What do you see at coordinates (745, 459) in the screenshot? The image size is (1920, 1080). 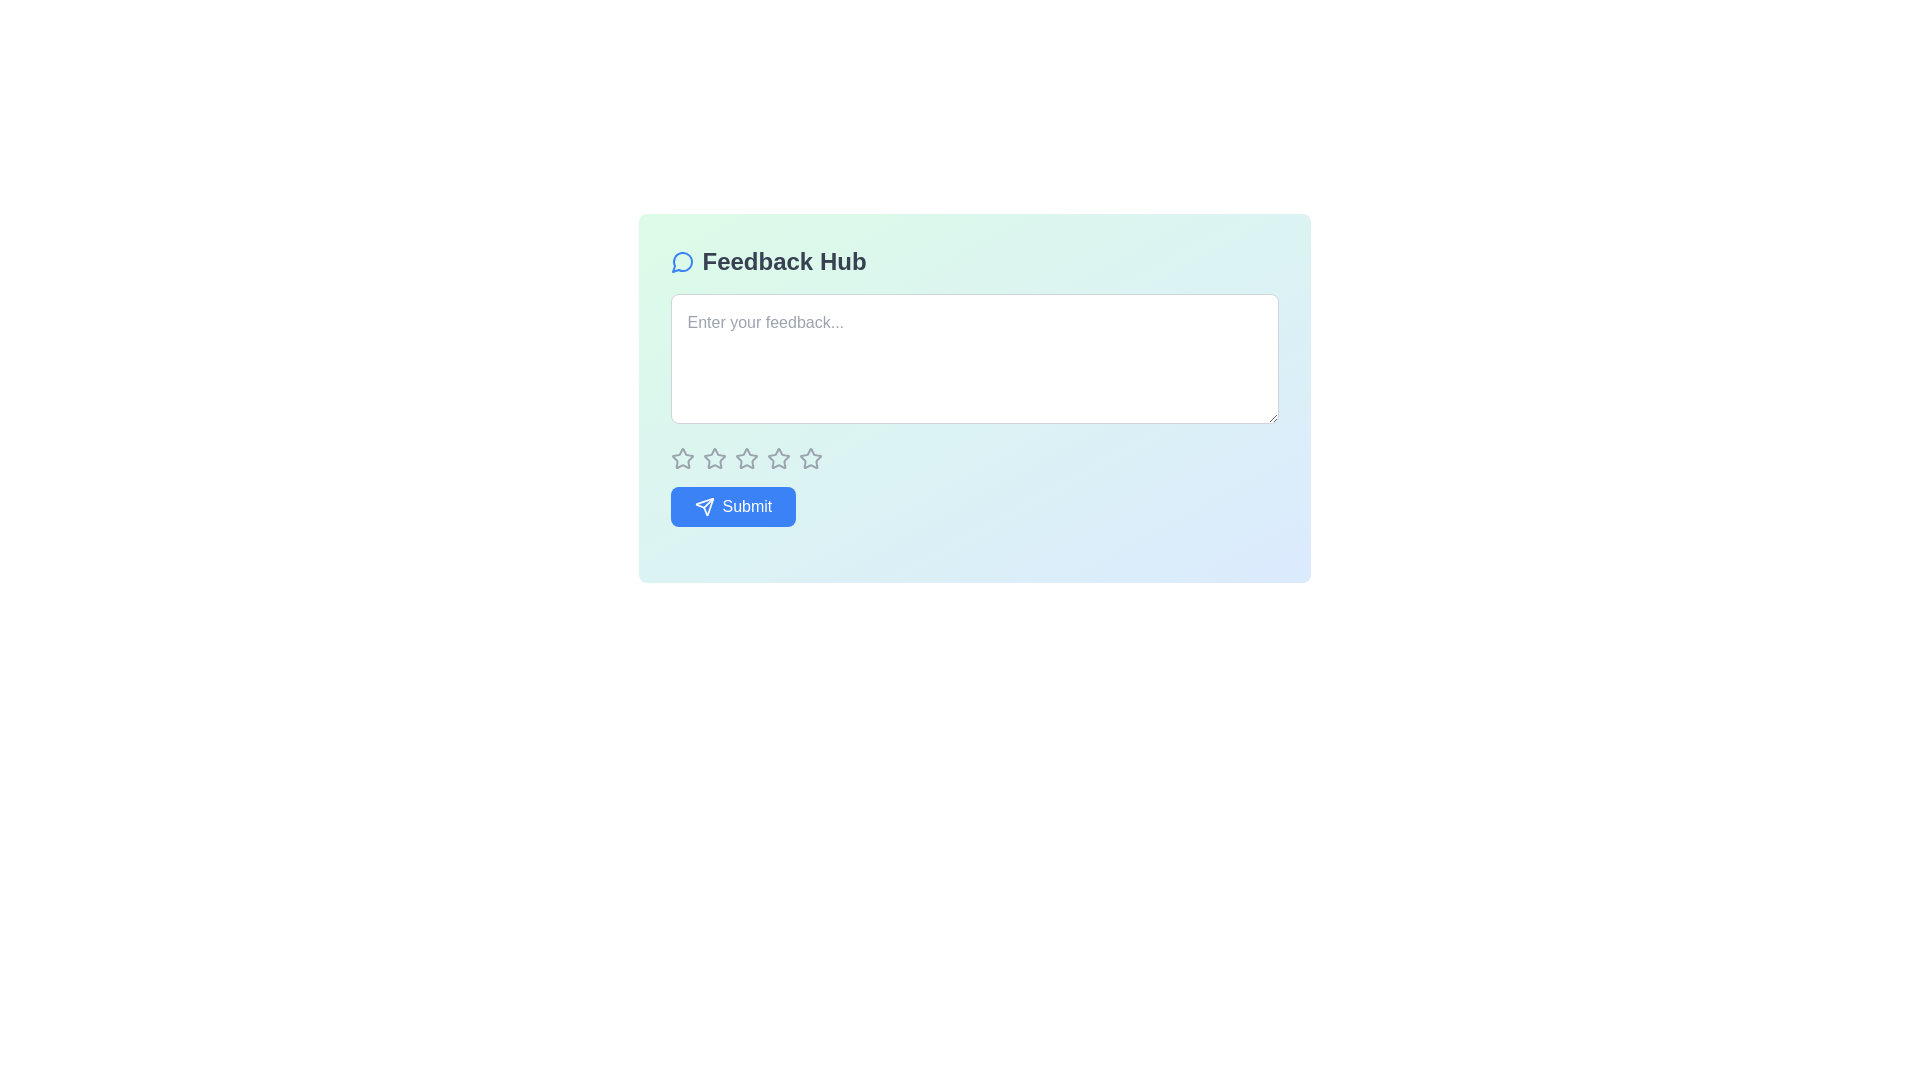 I see `the interactive star icon (third star in a row of five)` at bounding box center [745, 459].